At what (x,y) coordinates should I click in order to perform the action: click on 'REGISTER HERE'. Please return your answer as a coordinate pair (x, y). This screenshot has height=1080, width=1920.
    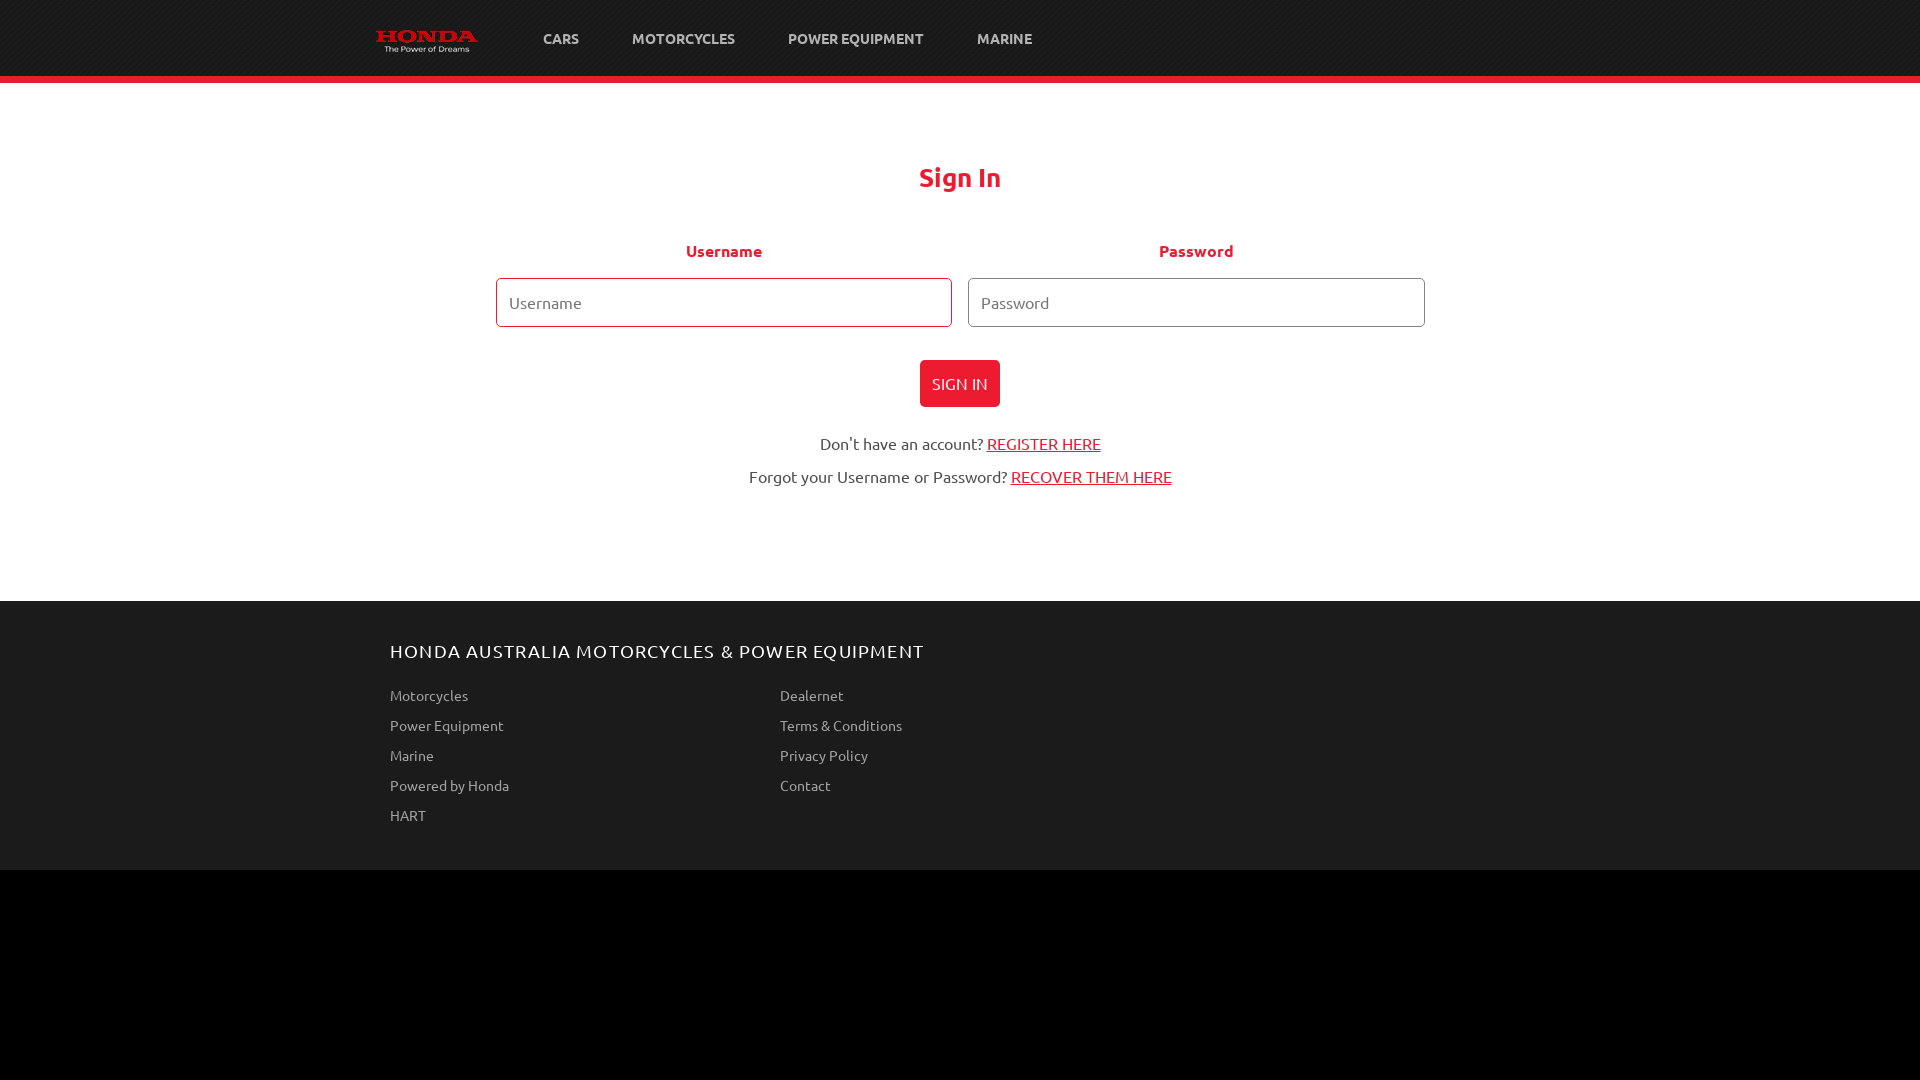
    Looking at the image, I should click on (1041, 442).